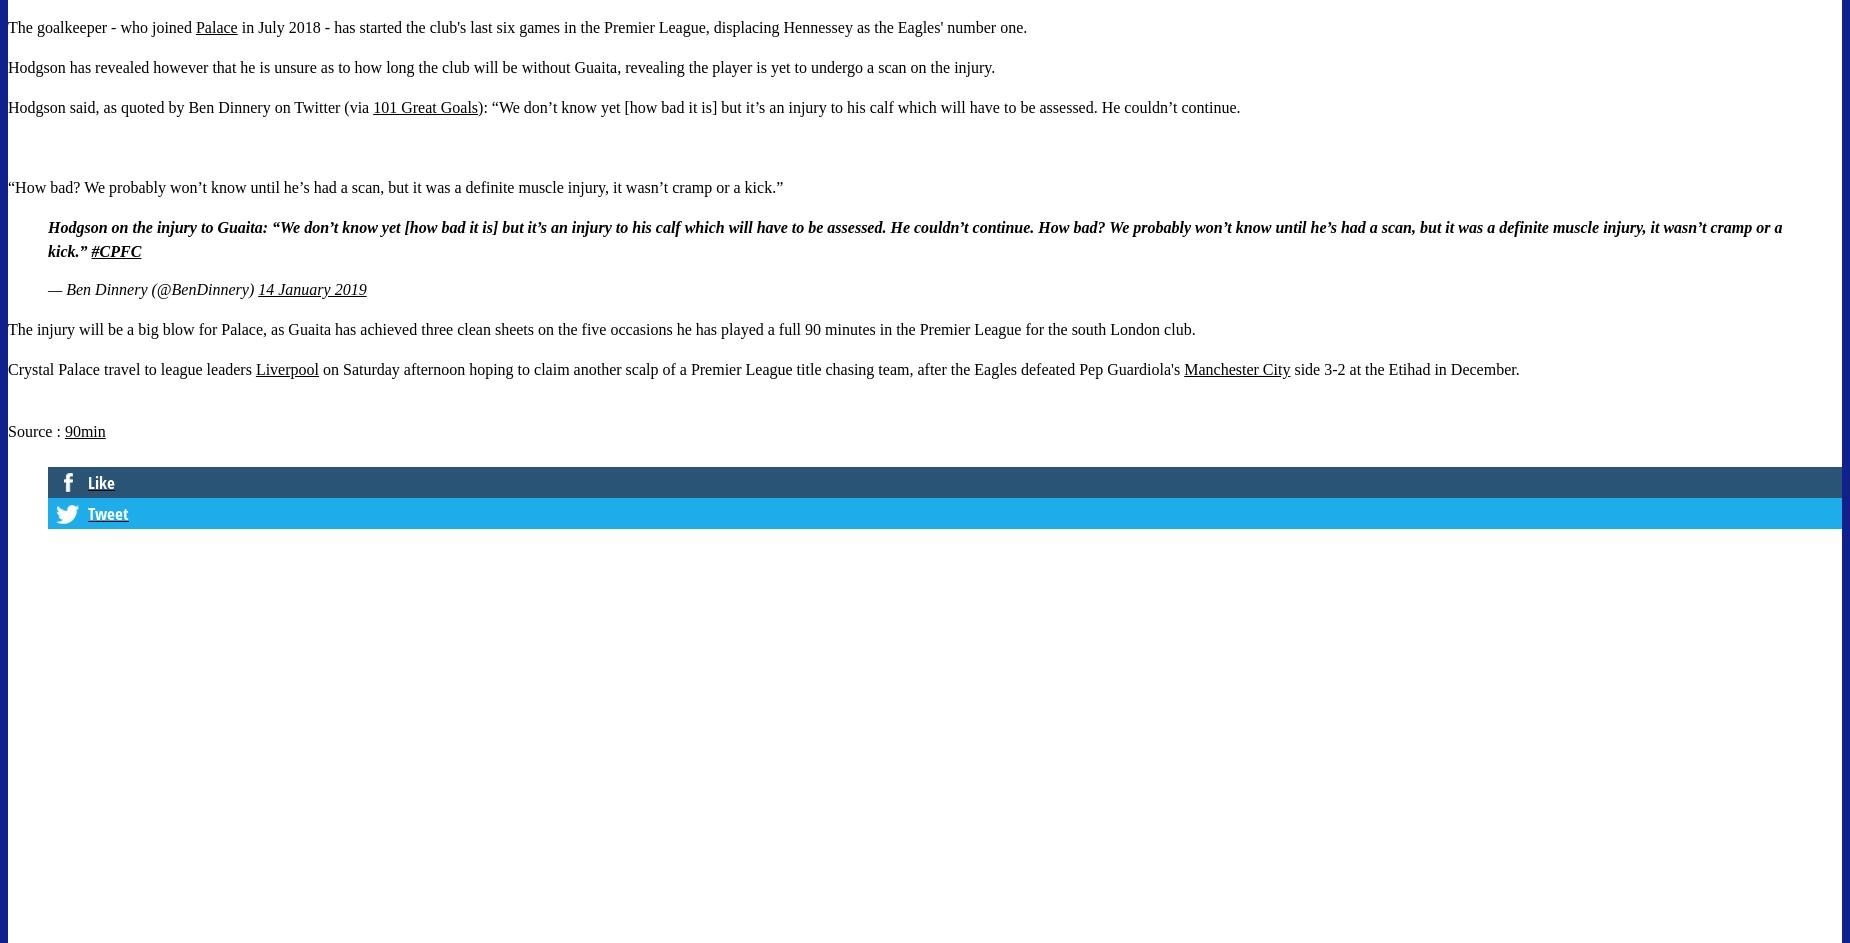 The image size is (1850, 943). I want to click on 'Tweet', so click(107, 512).